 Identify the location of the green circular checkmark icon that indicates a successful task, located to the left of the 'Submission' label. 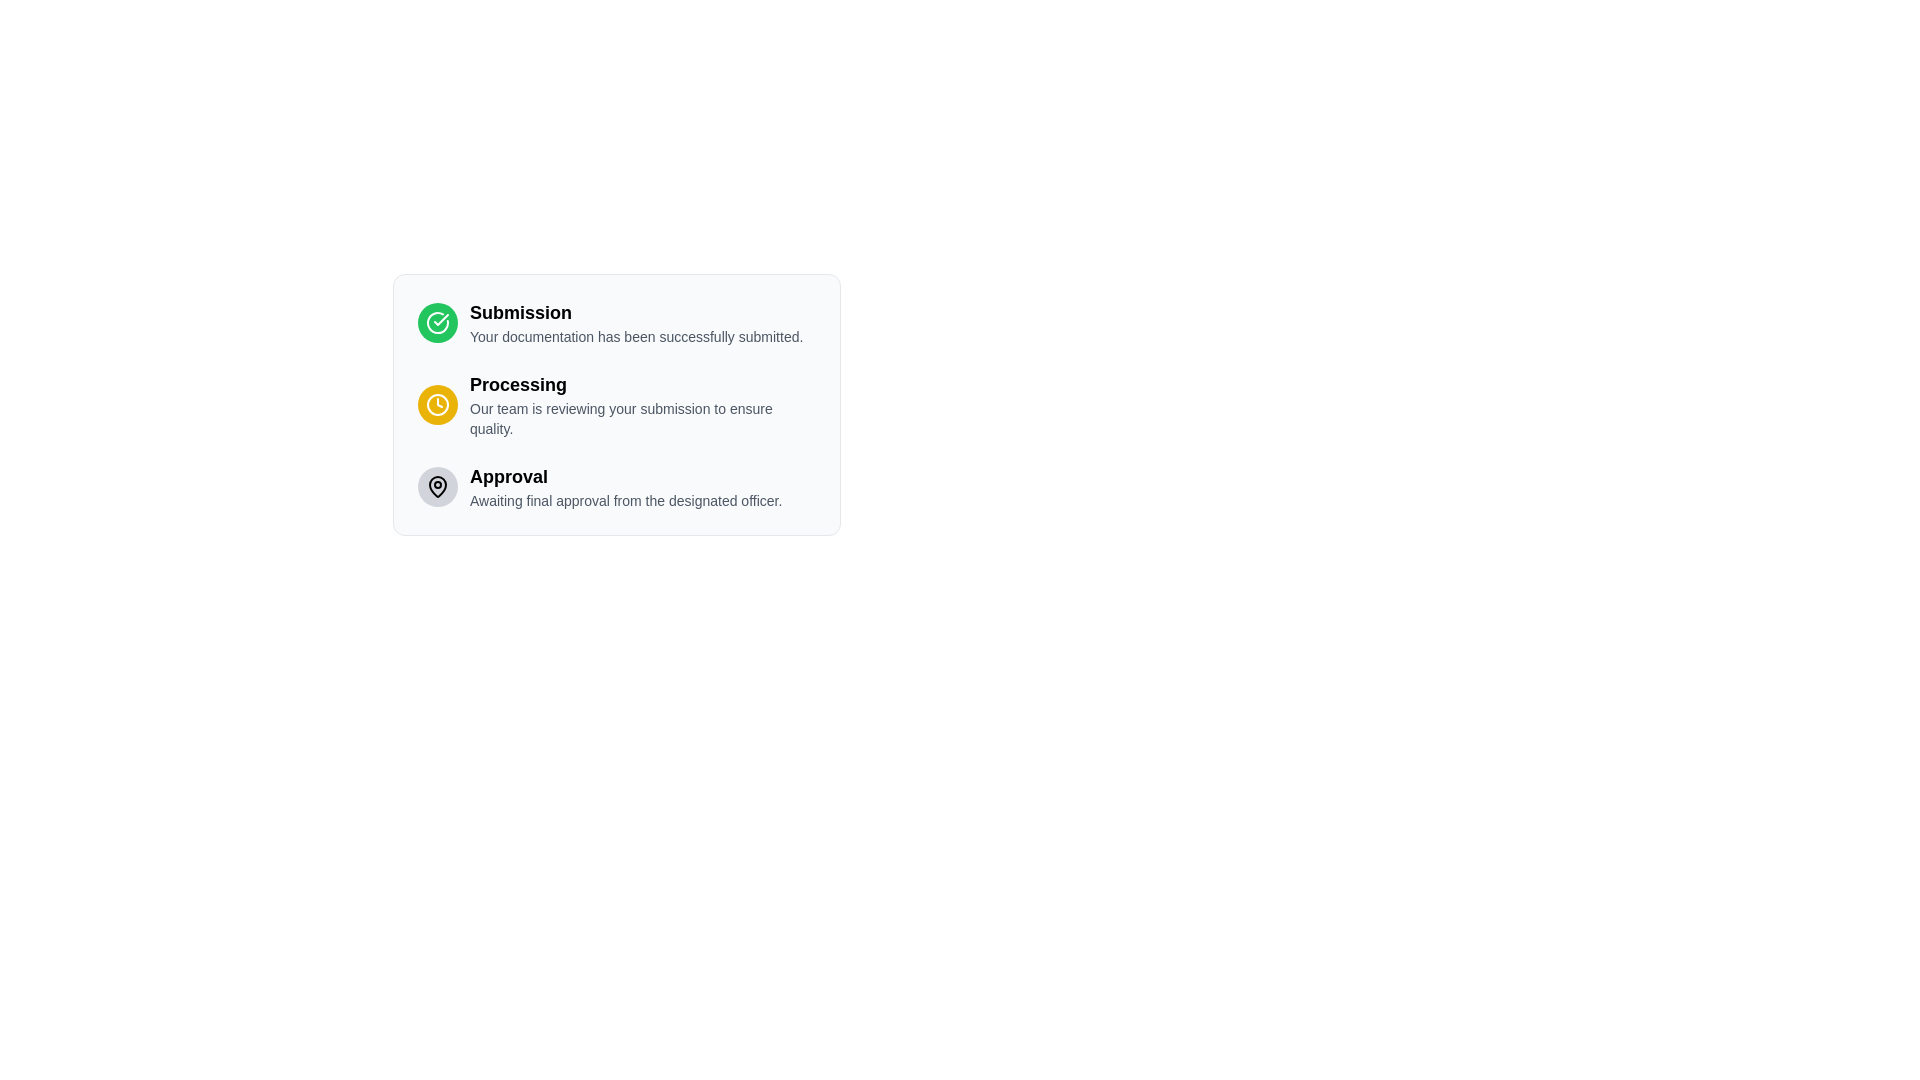
(436, 322).